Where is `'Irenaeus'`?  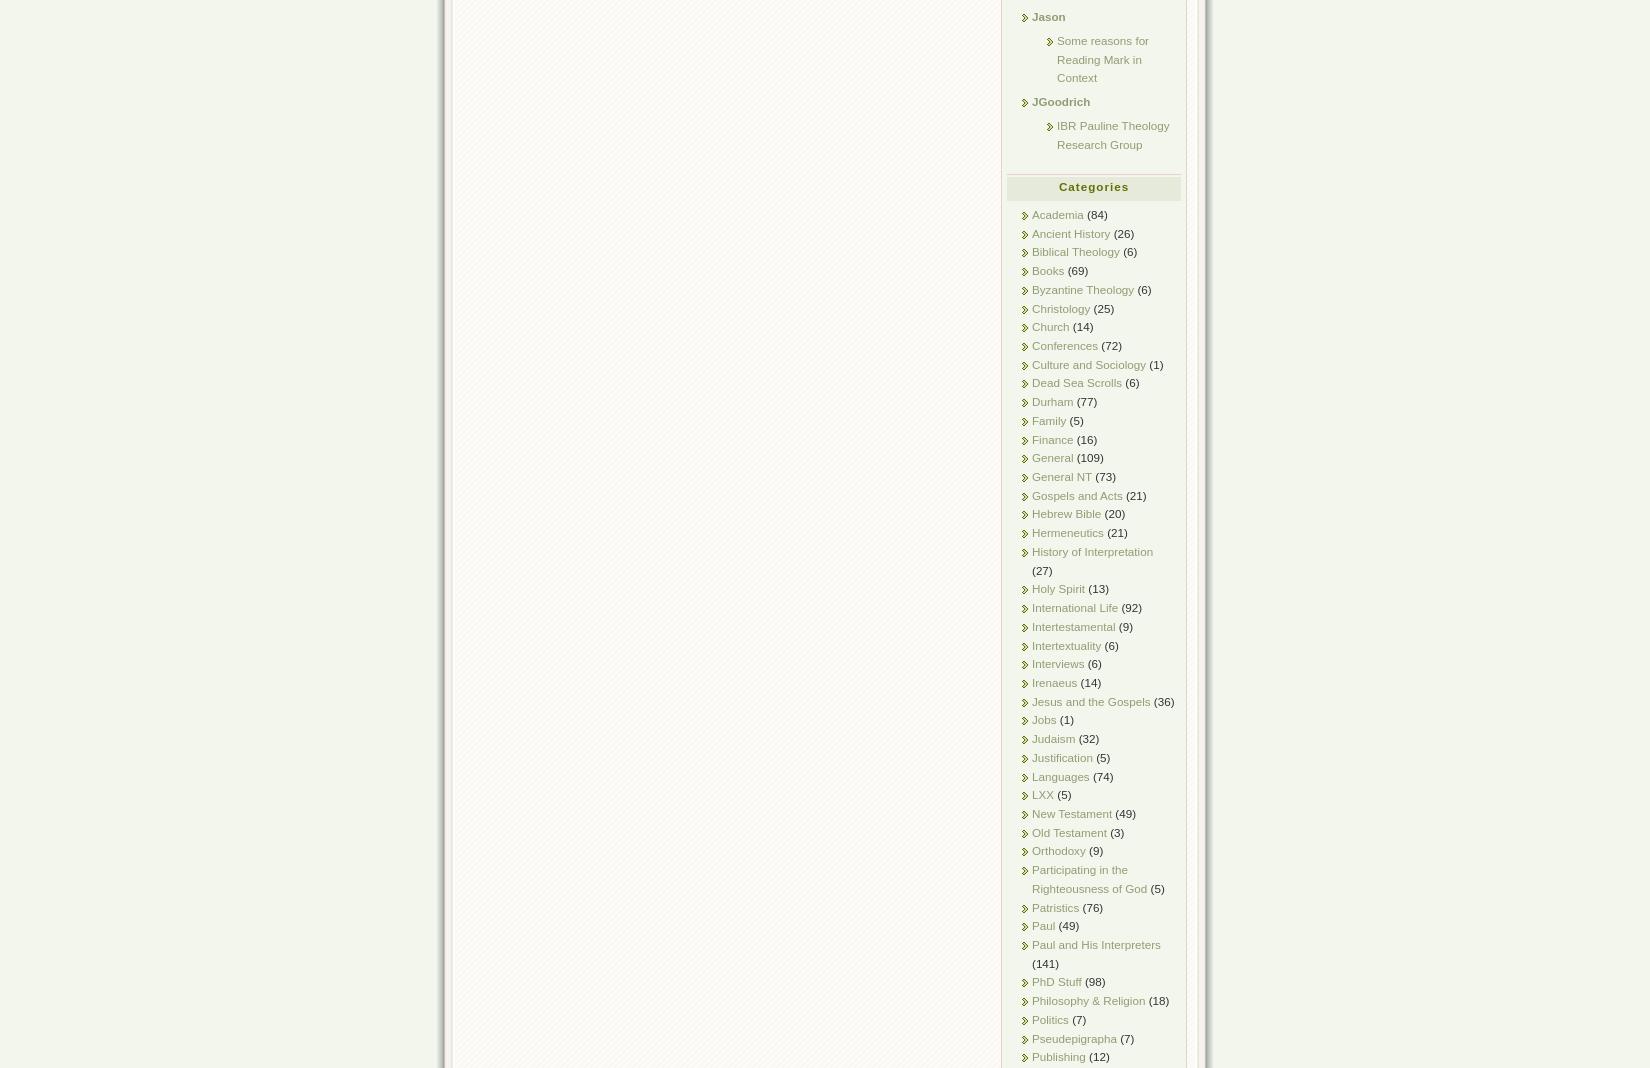 'Irenaeus' is located at coordinates (1054, 681).